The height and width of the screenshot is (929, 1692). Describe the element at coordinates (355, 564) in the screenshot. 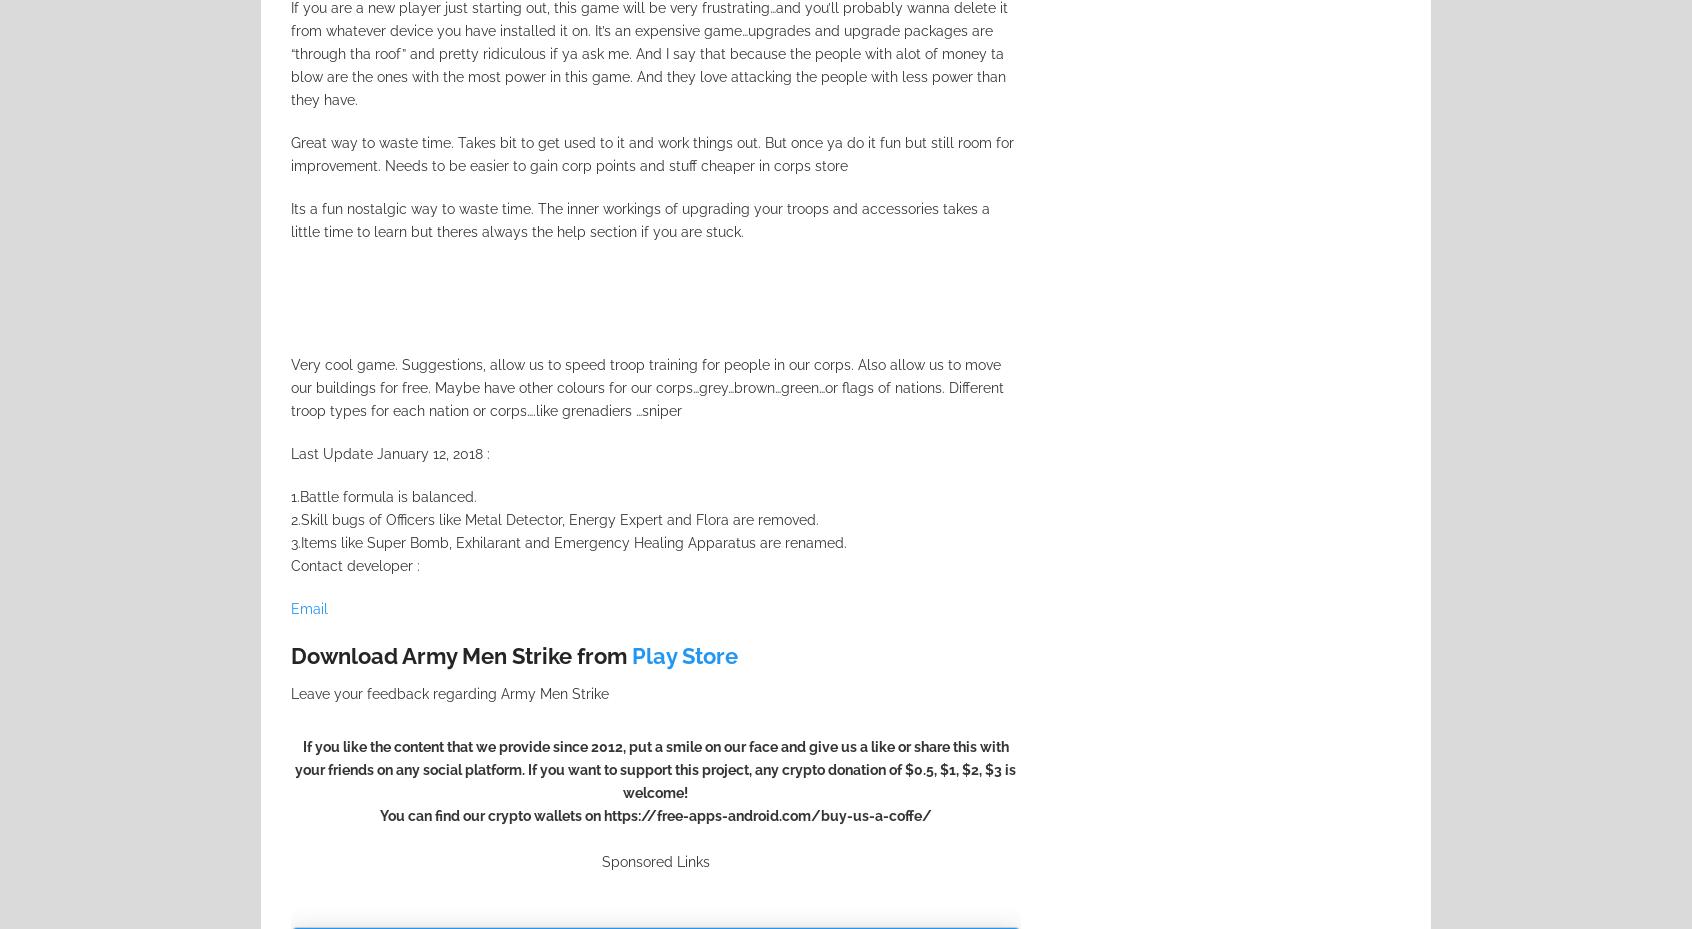

I see `'Contact developer :'` at that location.